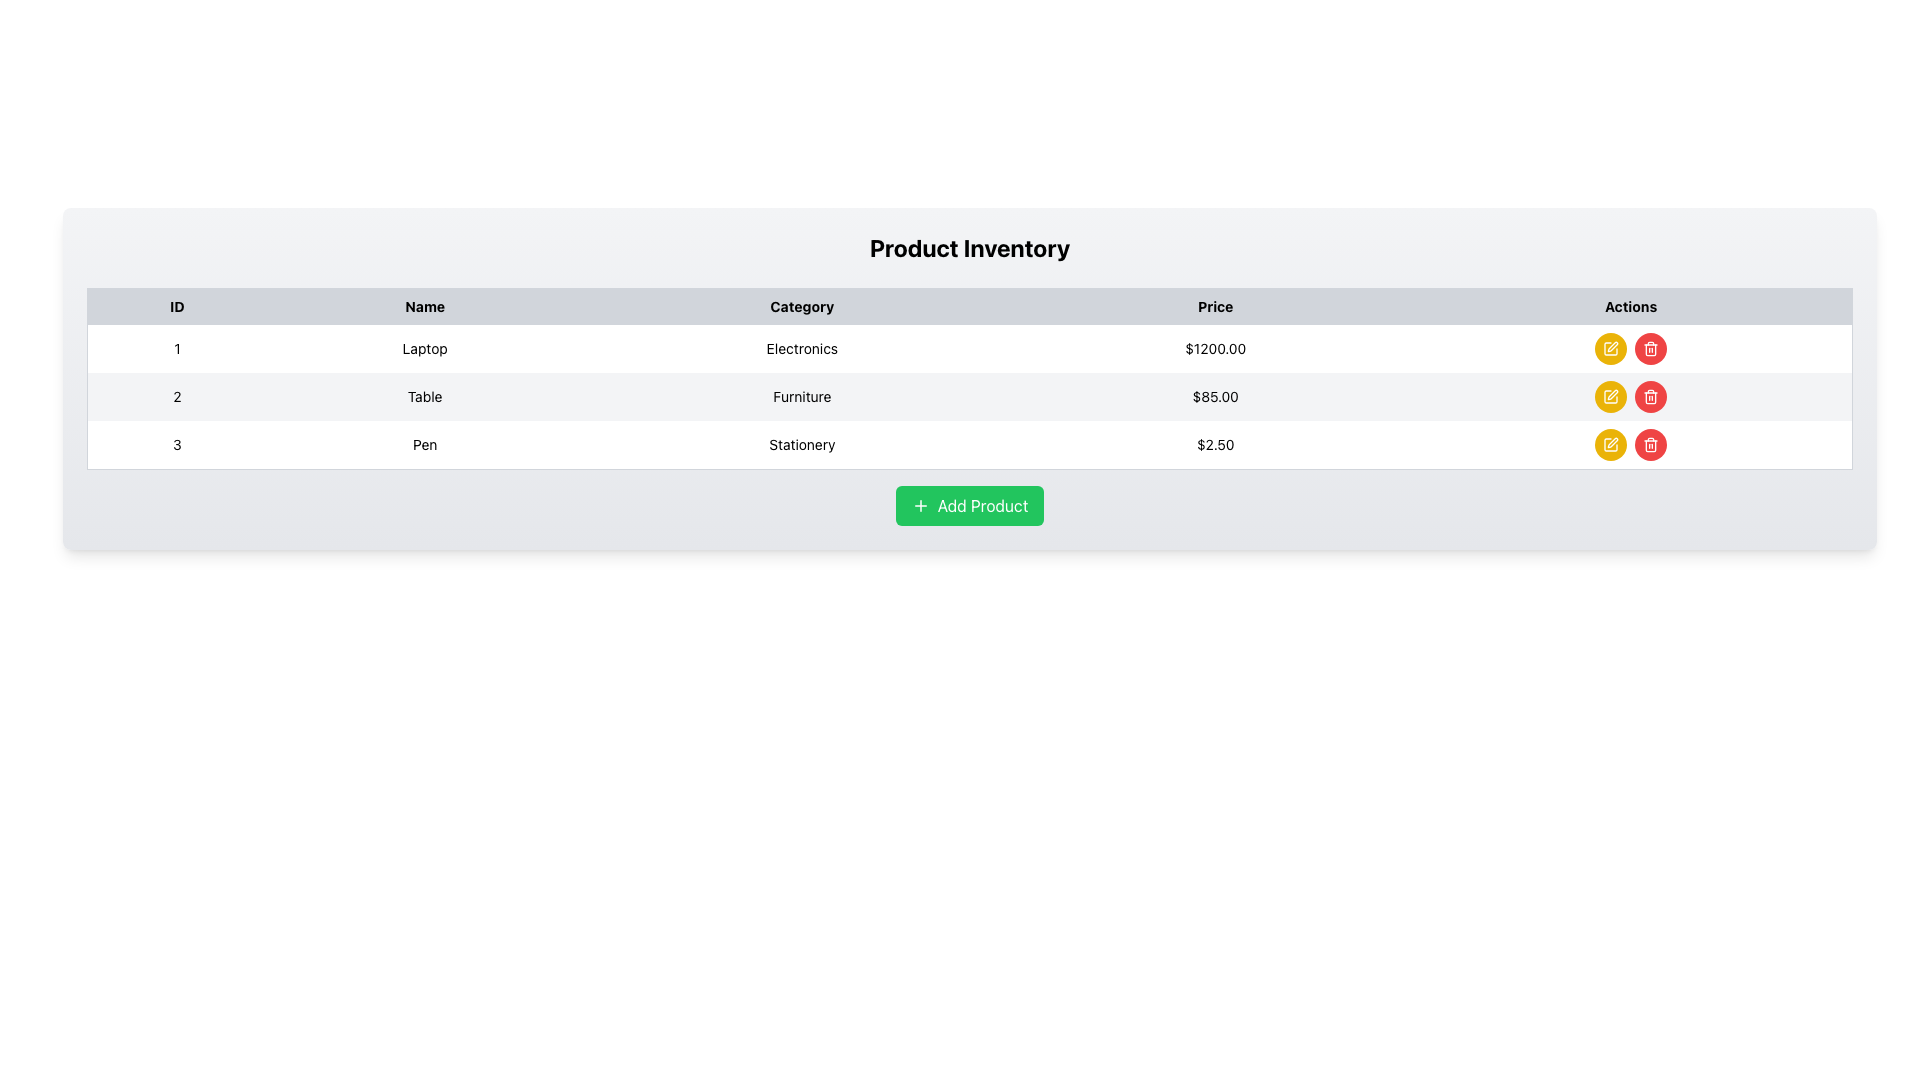  What do you see at coordinates (1214, 444) in the screenshot?
I see `the static text displaying the price of the 'Pen' in the inventory list, located in the third row under the 'Price' column next to 'Stationery'` at bounding box center [1214, 444].